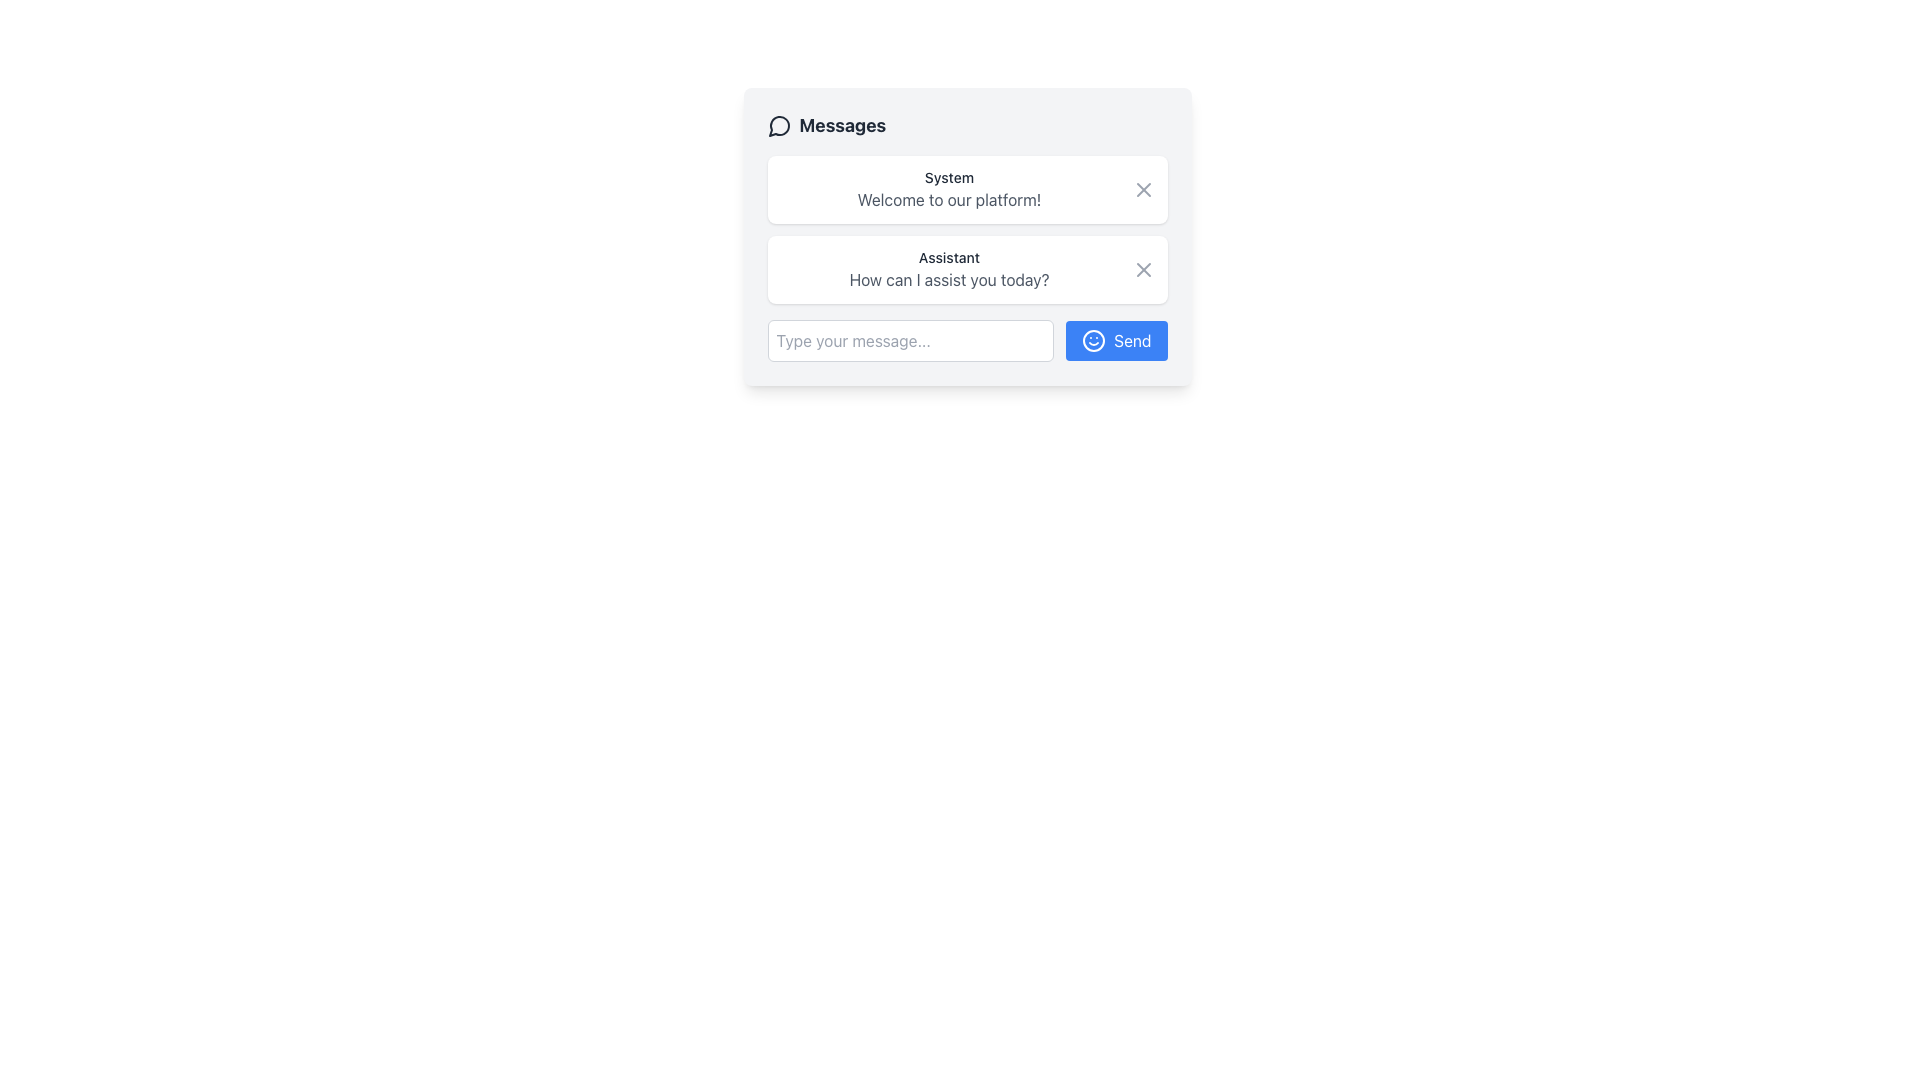  Describe the element at coordinates (1143, 270) in the screenshot. I see `the close button located in the top-right corner of the 'Assistant' message box` at that location.